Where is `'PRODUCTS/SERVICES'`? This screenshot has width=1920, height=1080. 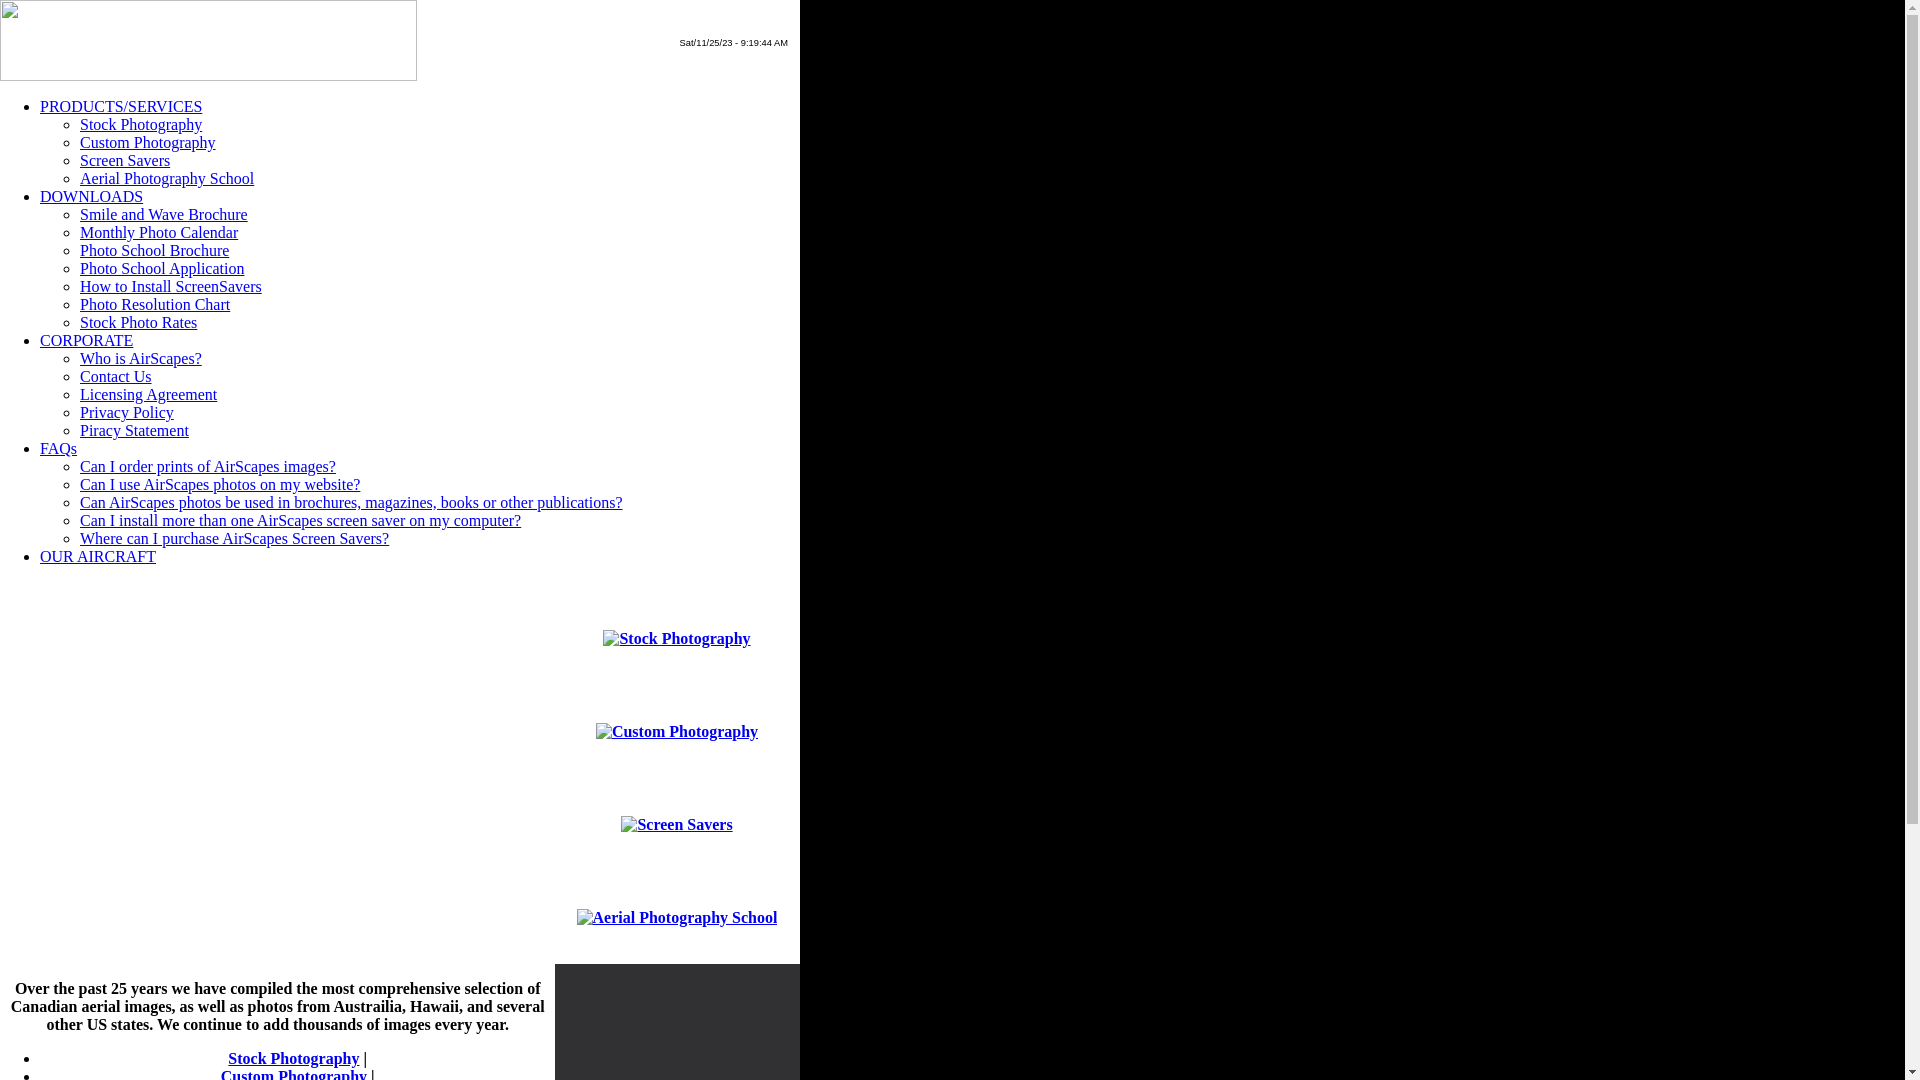 'PRODUCTS/SERVICES' is located at coordinates (119, 106).